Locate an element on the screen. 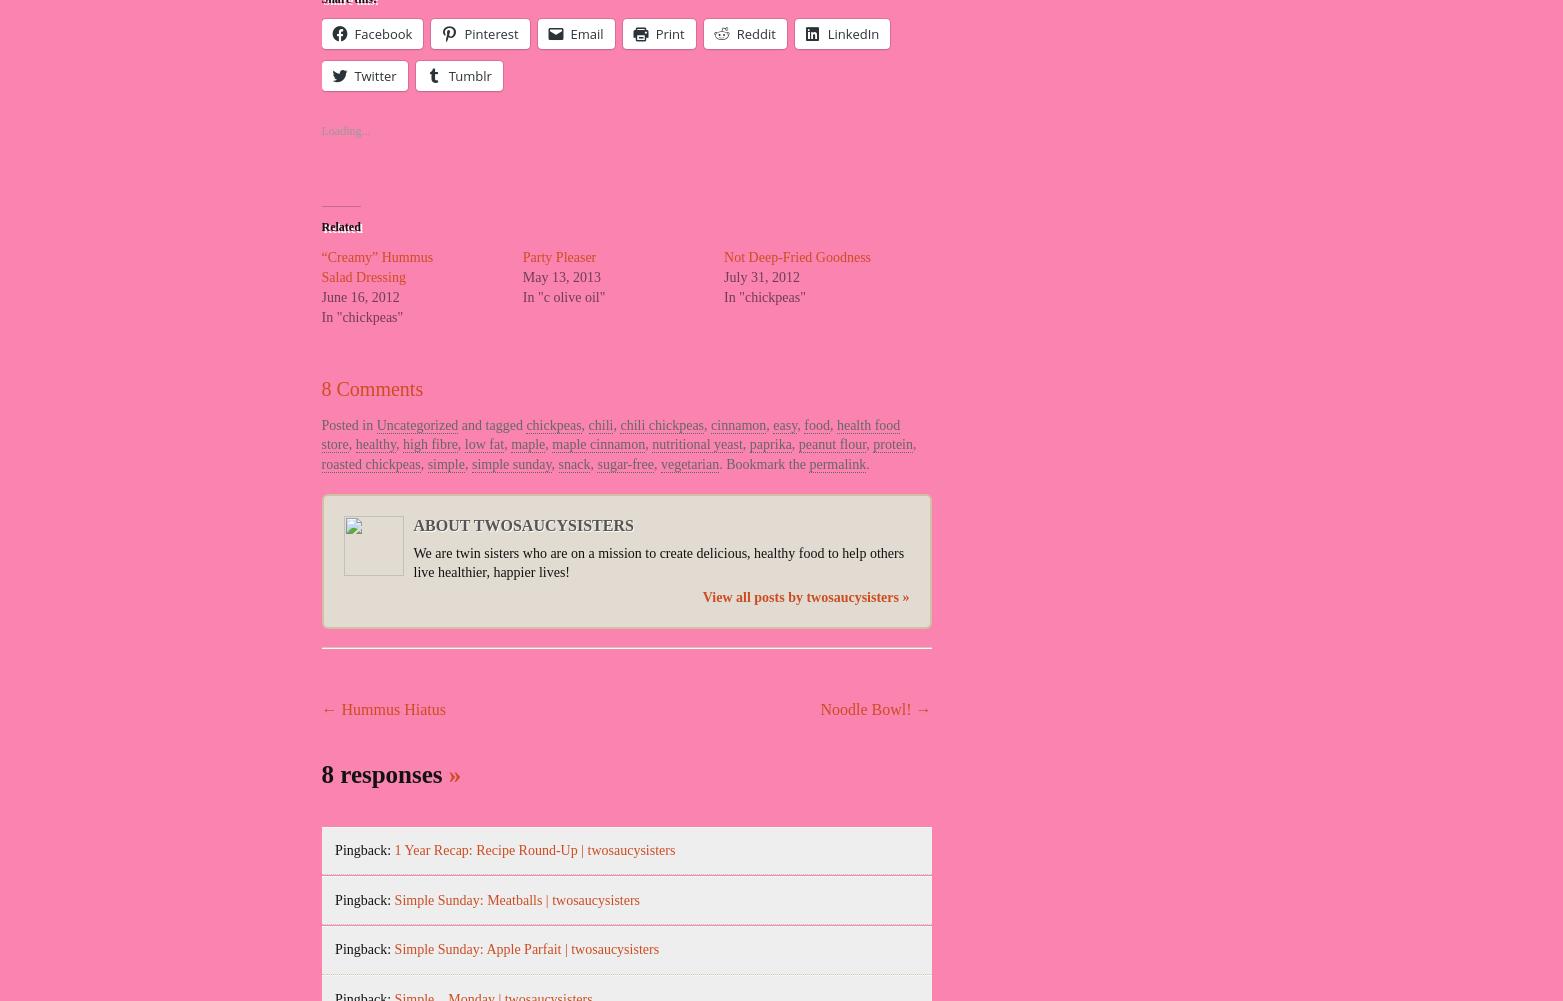 Image resolution: width=1563 pixels, height=1001 pixels. 'and tagged' is located at coordinates (491, 423).